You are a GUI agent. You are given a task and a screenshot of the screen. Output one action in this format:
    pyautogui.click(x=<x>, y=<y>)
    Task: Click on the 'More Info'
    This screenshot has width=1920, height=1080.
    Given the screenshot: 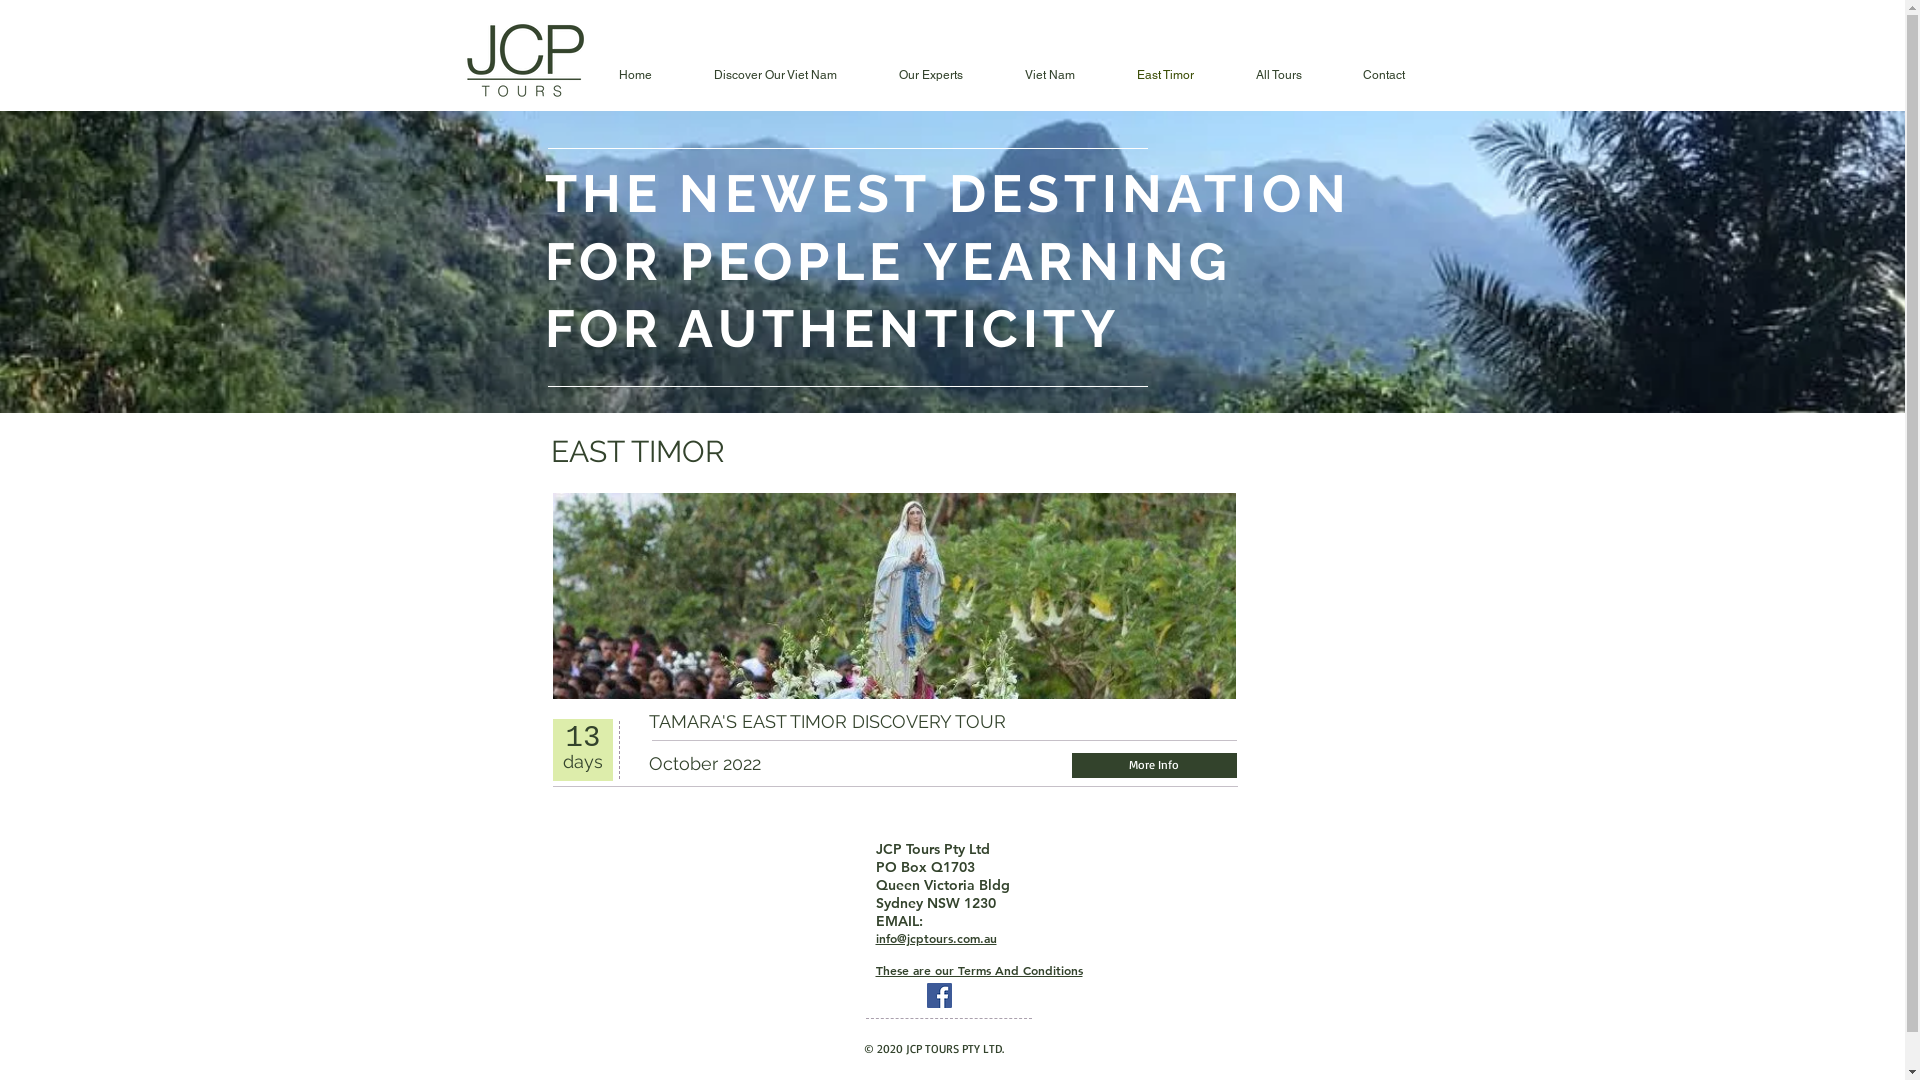 What is the action you would take?
    pyautogui.click(x=1070, y=765)
    